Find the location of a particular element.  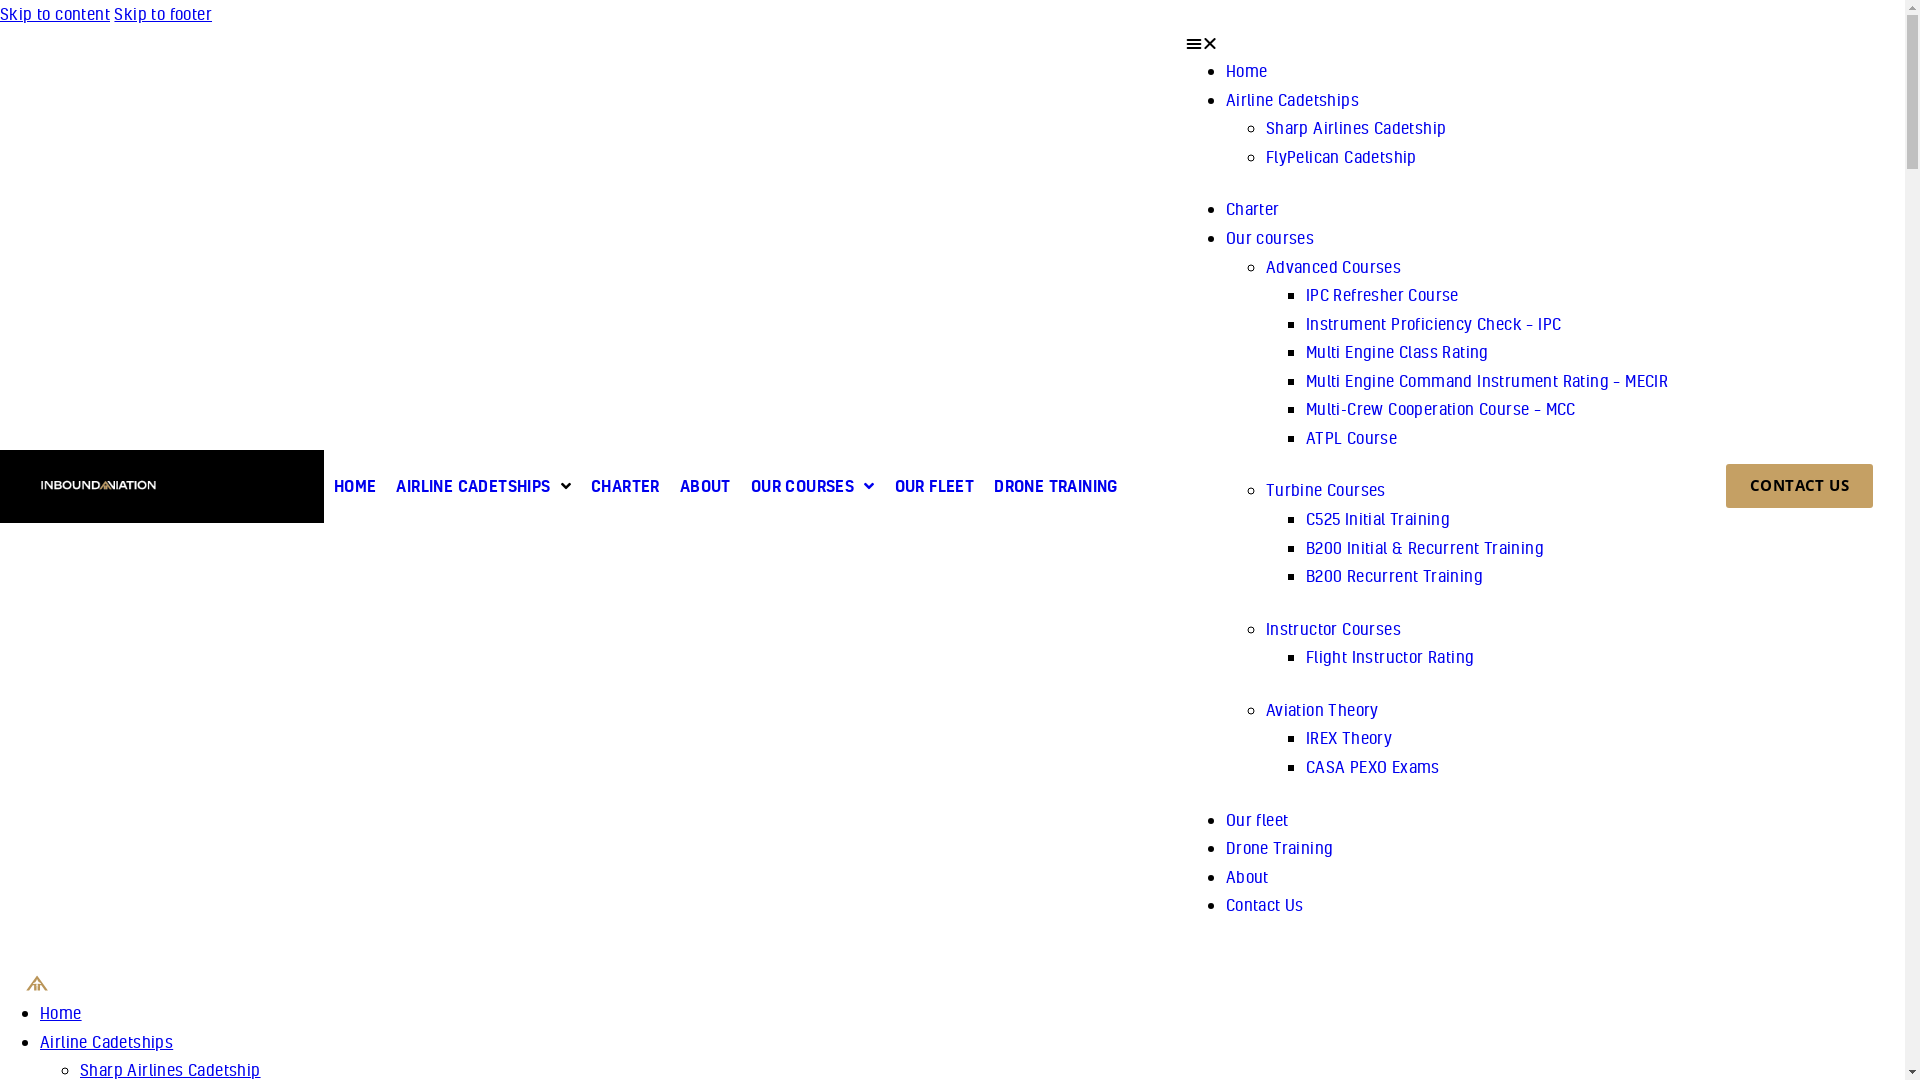

'DRONE TRAINING' is located at coordinates (1055, 486).